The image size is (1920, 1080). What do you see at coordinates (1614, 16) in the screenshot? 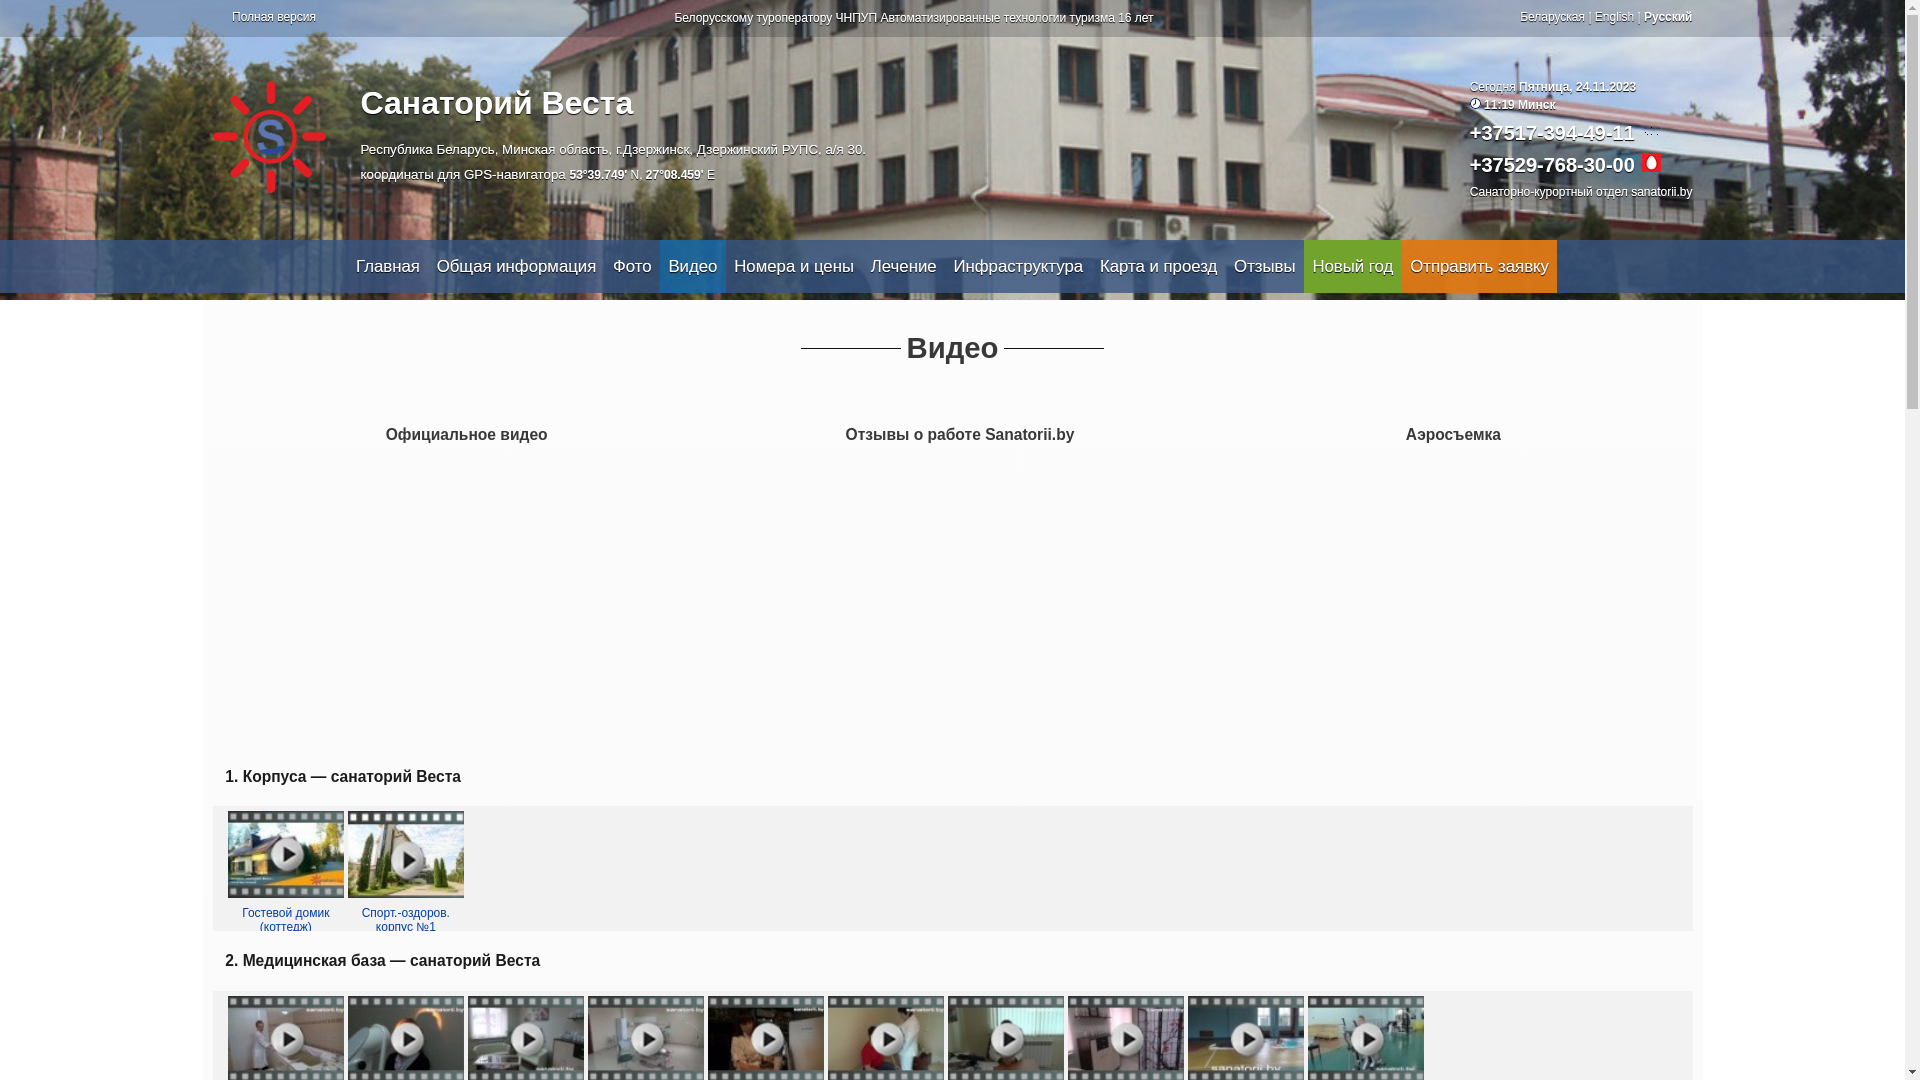
I see `'English'` at bounding box center [1614, 16].